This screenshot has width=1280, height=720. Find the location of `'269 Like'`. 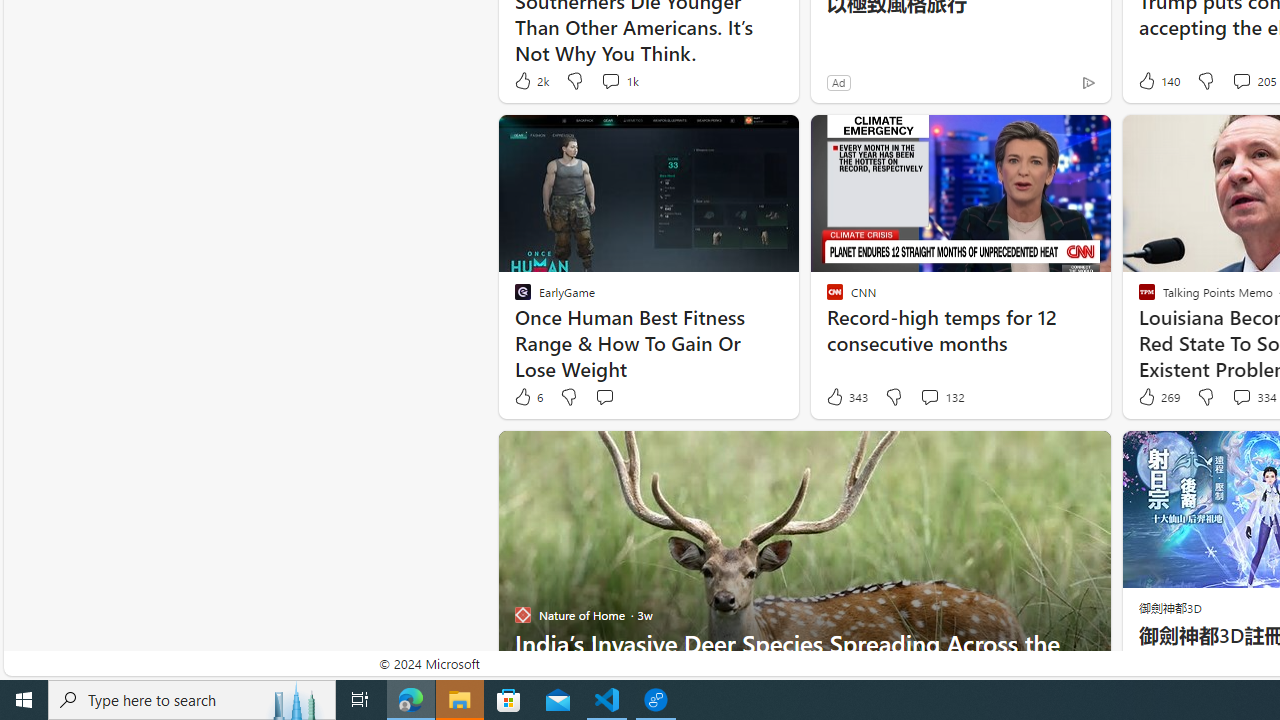

'269 Like' is located at coordinates (1157, 397).